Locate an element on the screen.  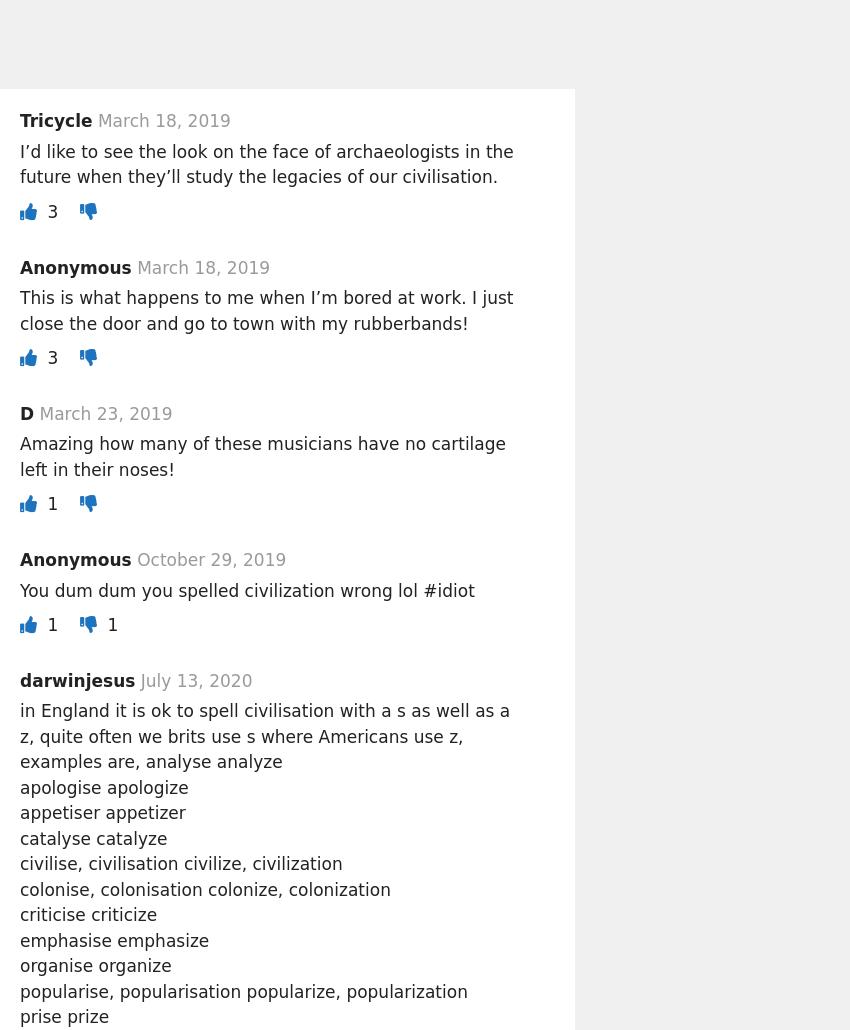
'March 23, 2019' is located at coordinates (104, 413).